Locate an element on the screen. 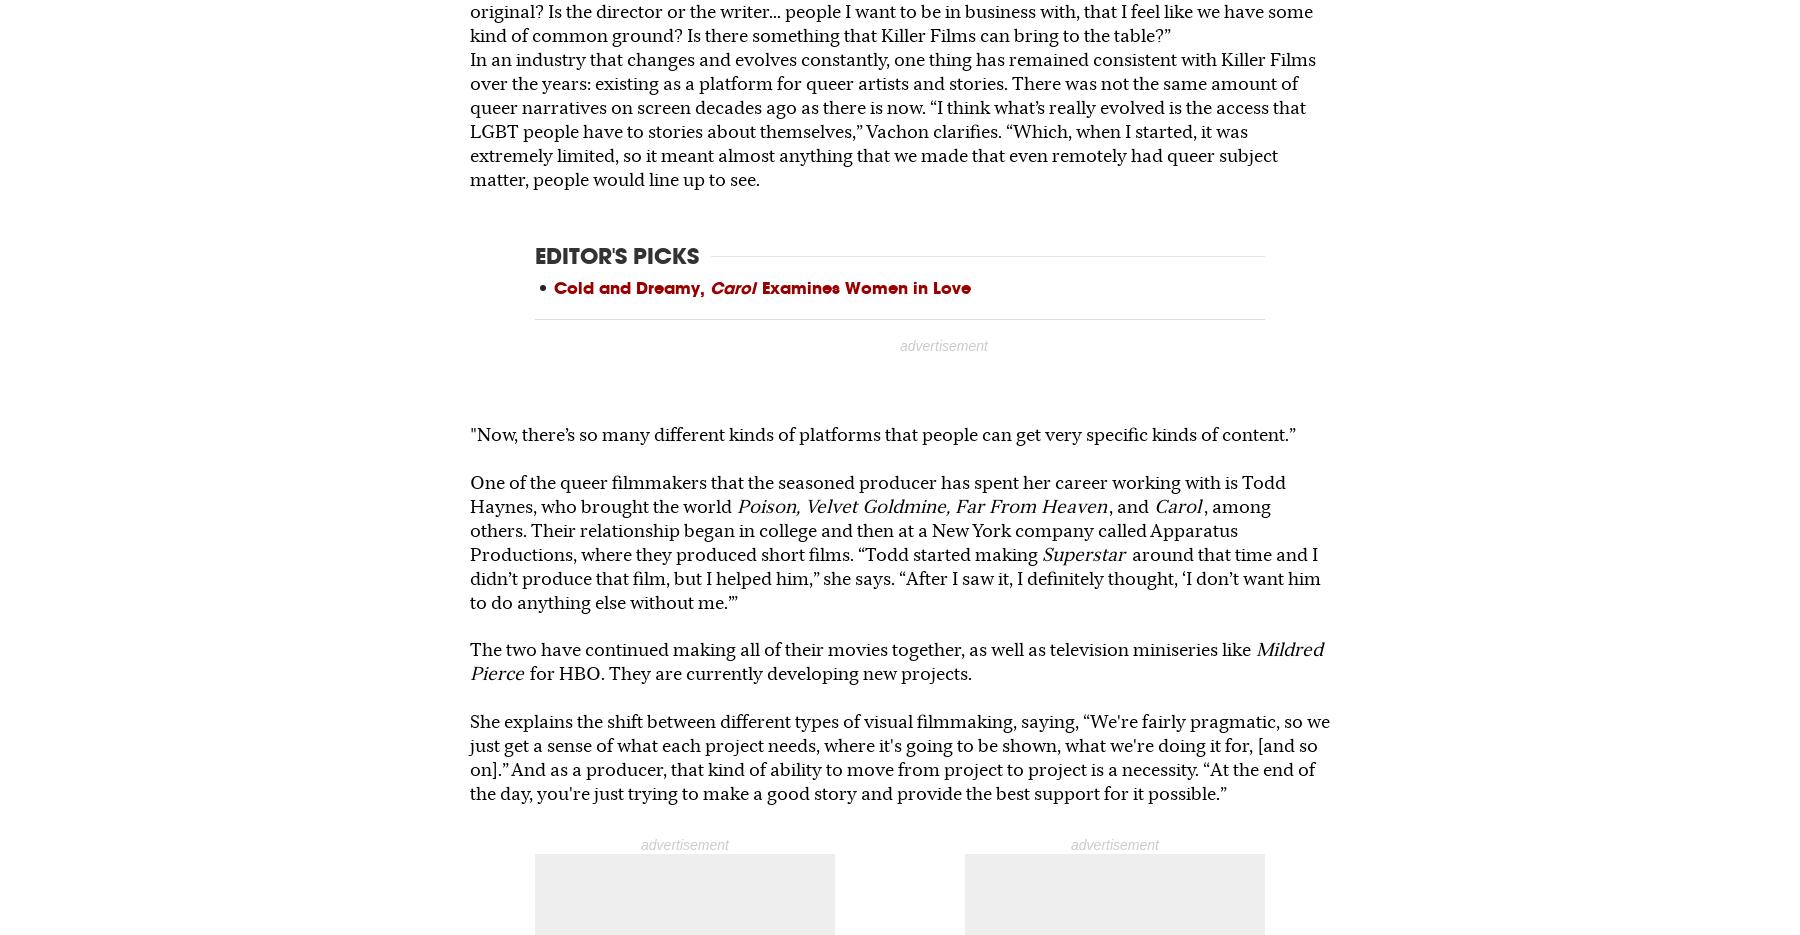 This screenshot has width=1800, height=935. 'One of the queer filmmakers that the seasoned producer has spent her career working with is Todd Haynes, who brought the world' is located at coordinates (878, 493).